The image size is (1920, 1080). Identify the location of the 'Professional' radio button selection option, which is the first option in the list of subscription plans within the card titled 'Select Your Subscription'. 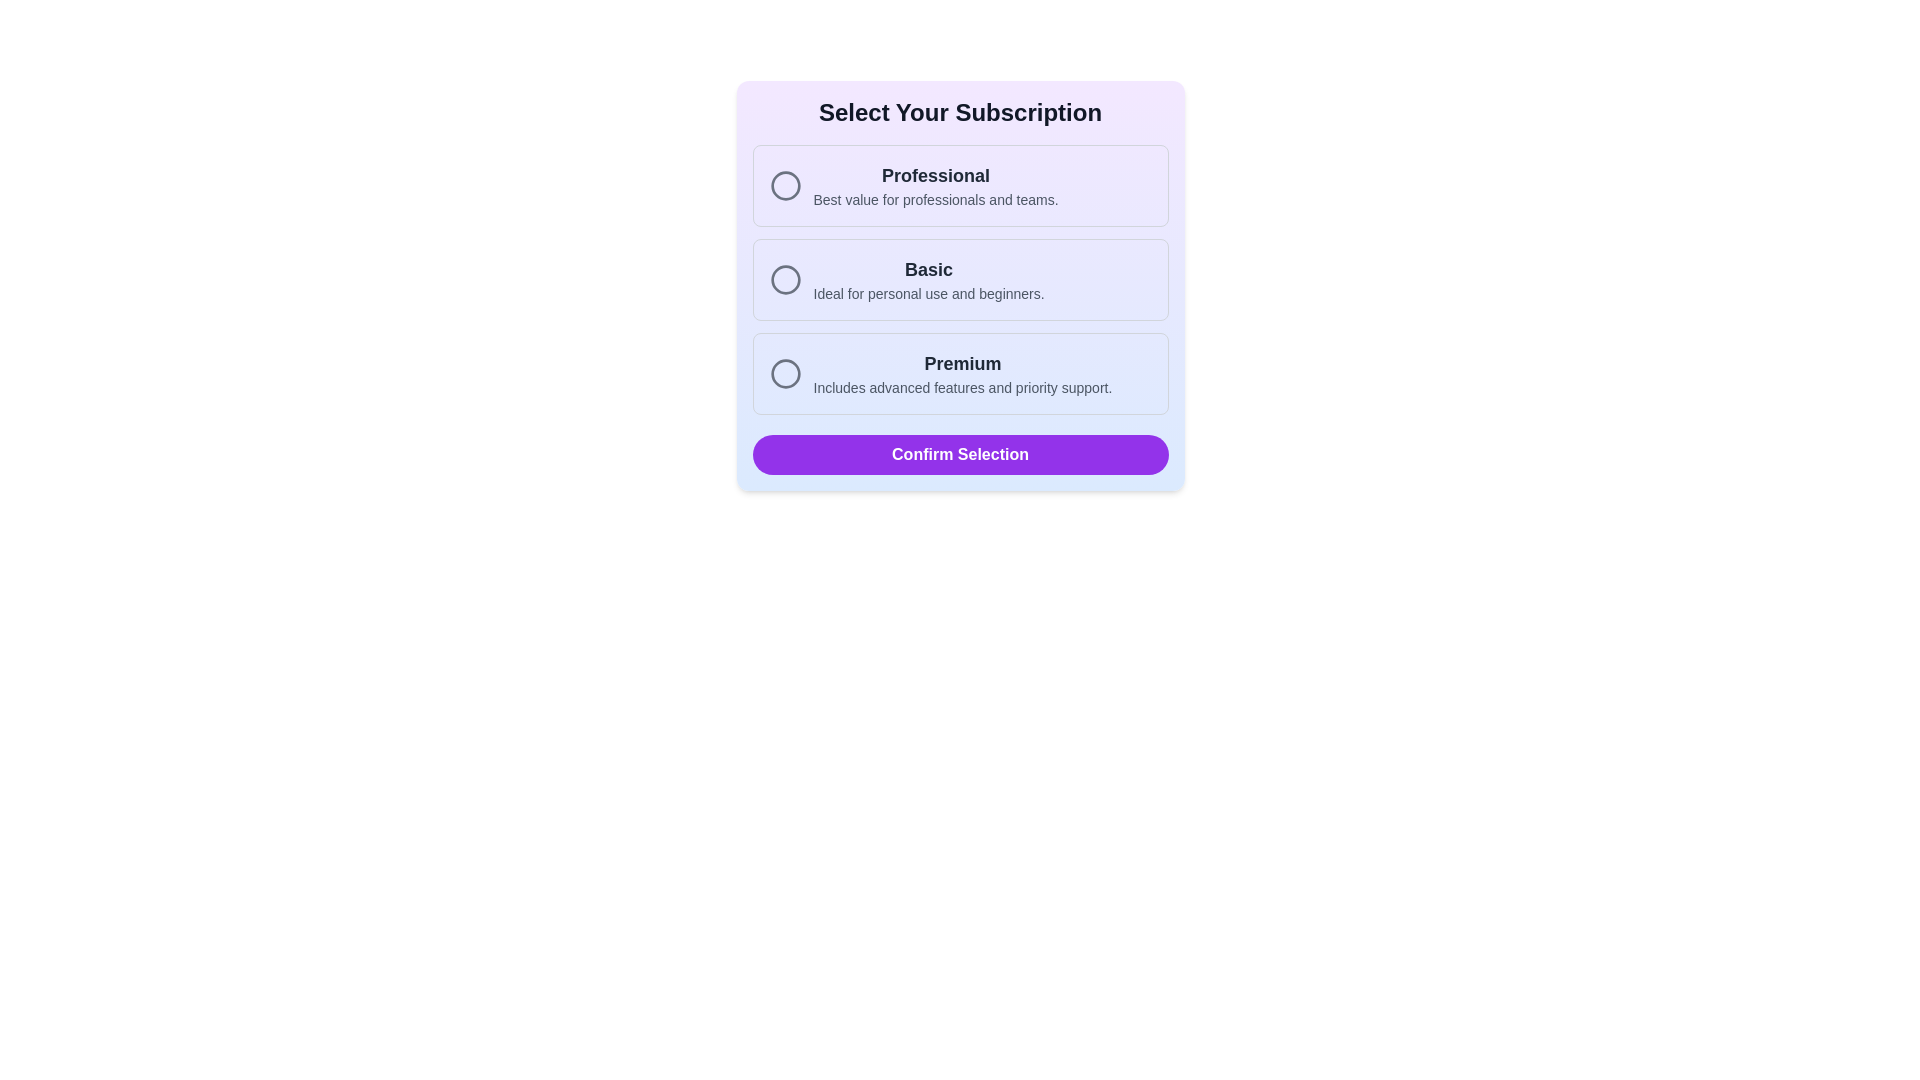
(960, 185).